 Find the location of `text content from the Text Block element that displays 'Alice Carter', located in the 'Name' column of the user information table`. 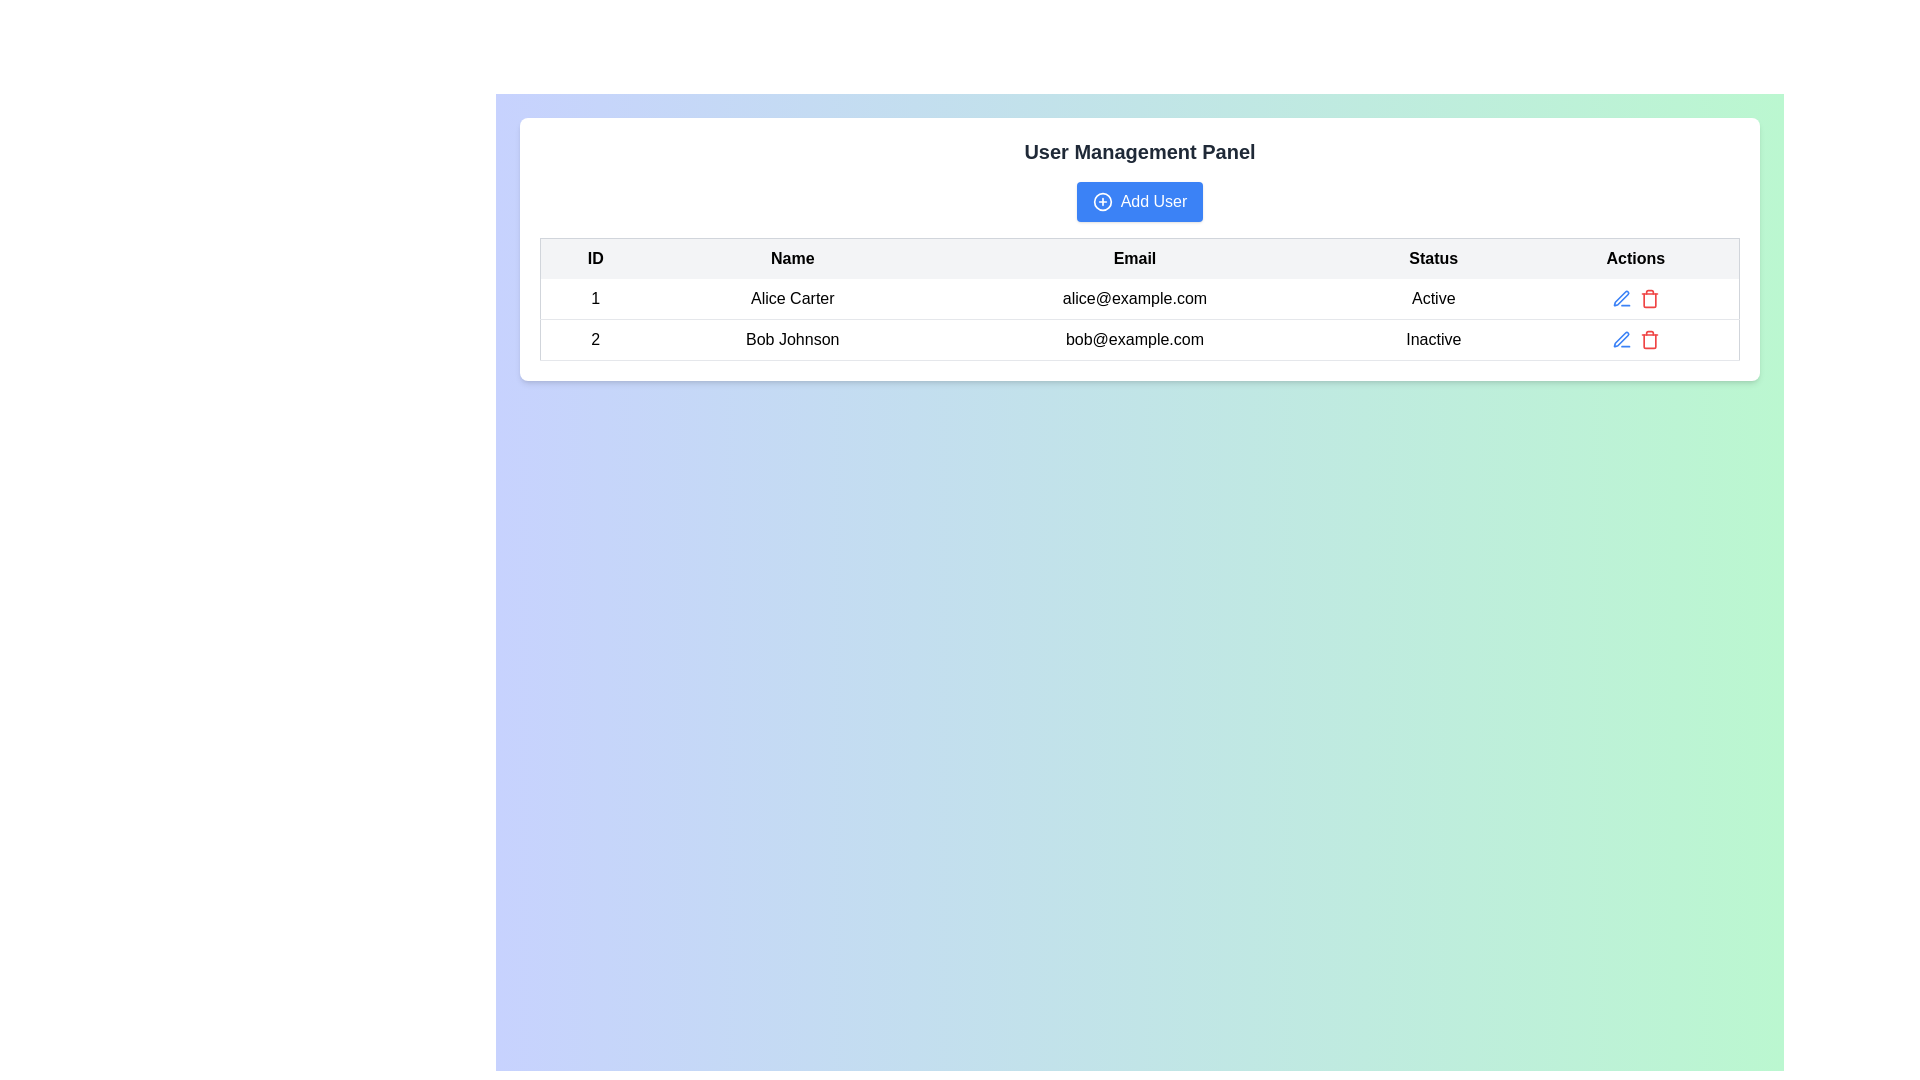

text content from the Text Block element that displays 'Alice Carter', located in the 'Name' column of the user information table is located at coordinates (791, 299).